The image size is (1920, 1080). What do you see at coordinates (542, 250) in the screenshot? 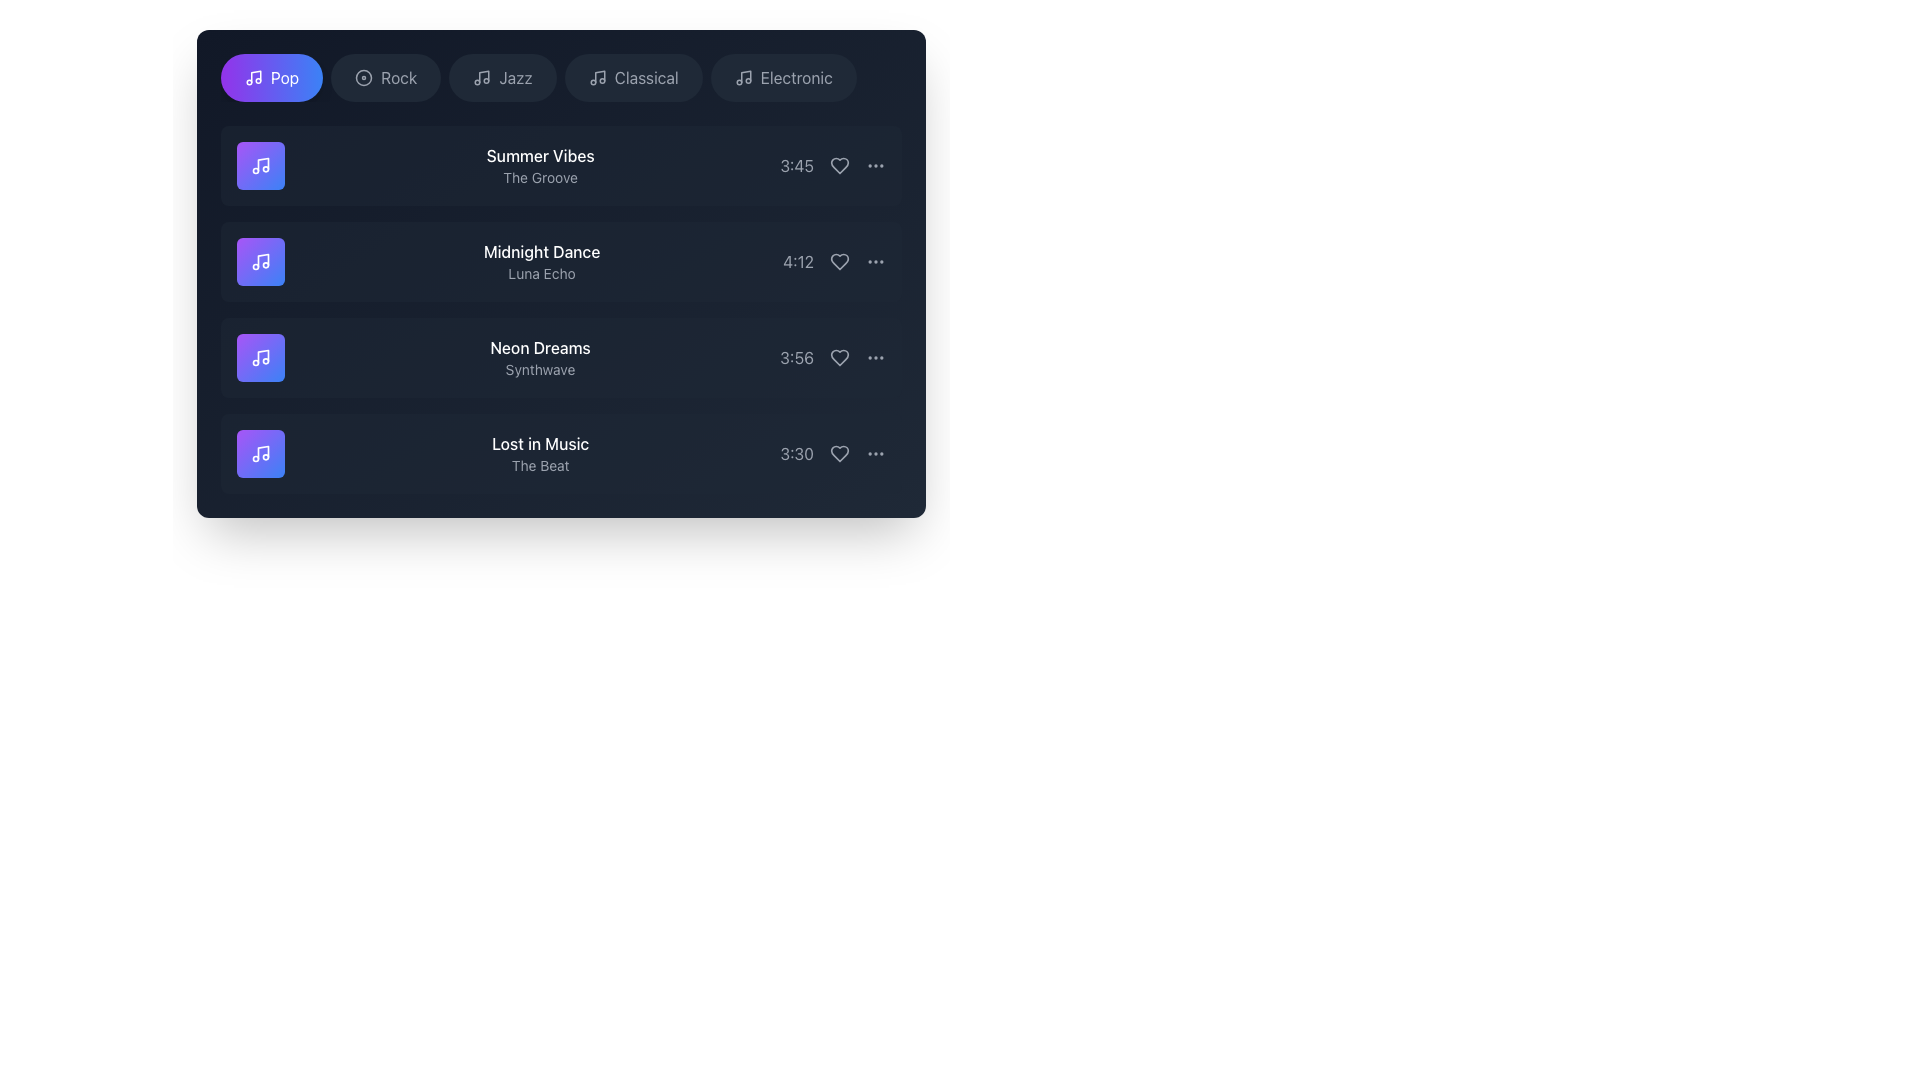
I see `text displayed in the Text Label, which serves as the title of a list item located in the second row of the vertically stacked list, centered horizontally above the sibling text 'Luna Echo'` at bounding box center [542, 250].